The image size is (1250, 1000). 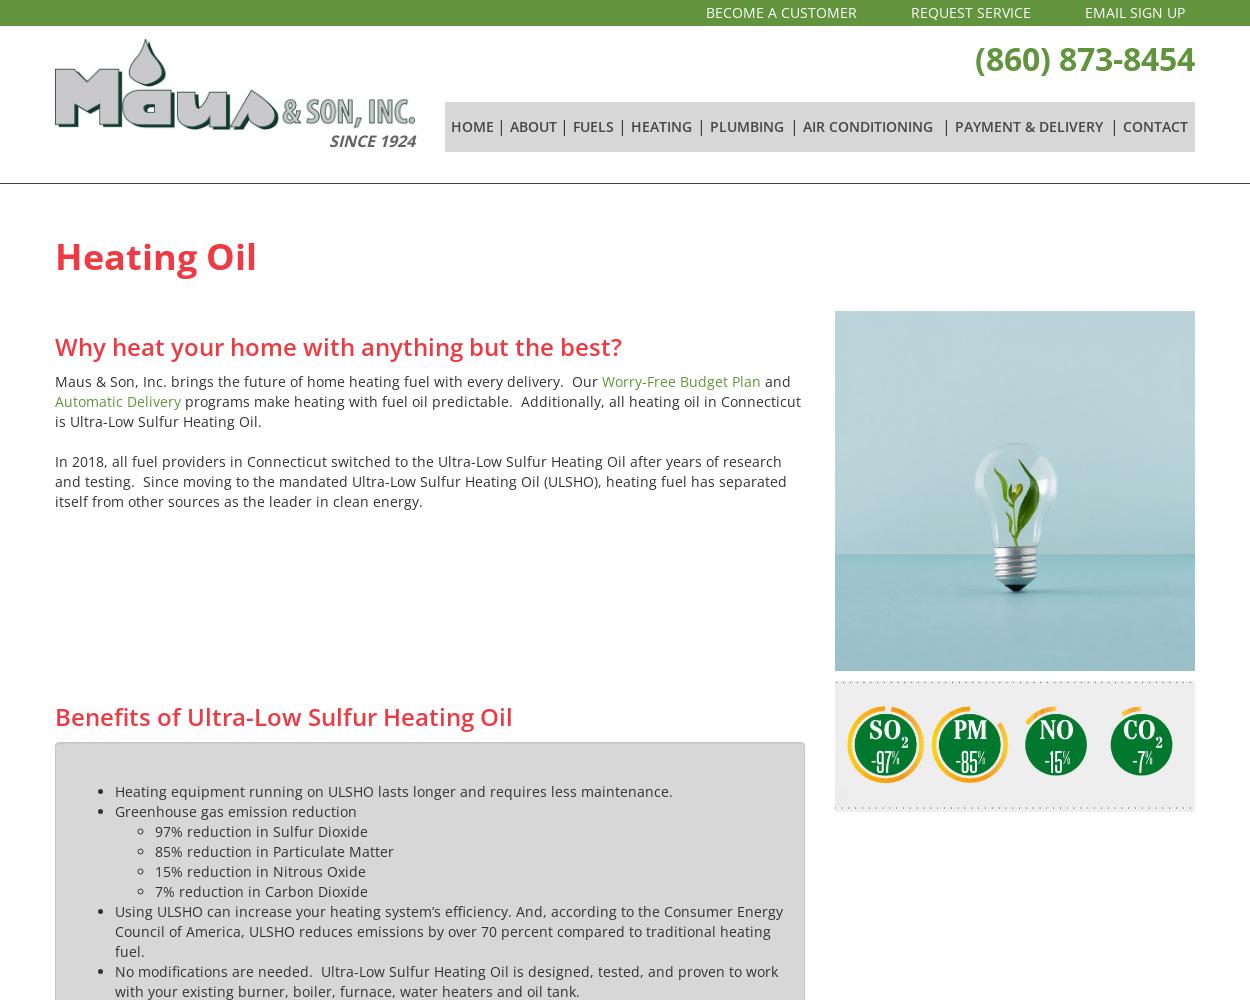 I want to click on 'Using ULSHO can increase your heating system’s efficiency. And, according to the Consumer Energy Council of America, ULSHO reduces emissions by over 70 percent compared to traditional heating fuel.', so click(x=448, y=931).